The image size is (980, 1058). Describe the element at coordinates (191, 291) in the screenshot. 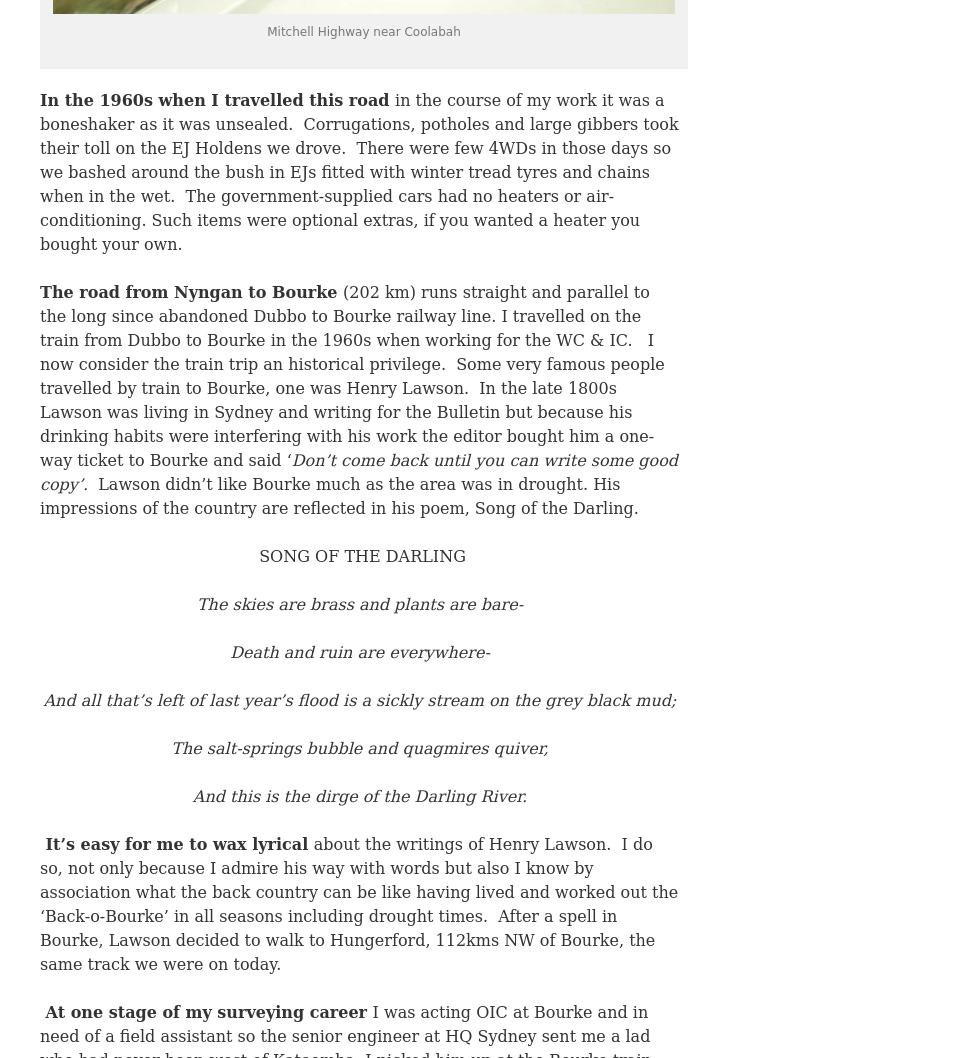

I see `'The road from Nyngan to Bourke'` at that location.